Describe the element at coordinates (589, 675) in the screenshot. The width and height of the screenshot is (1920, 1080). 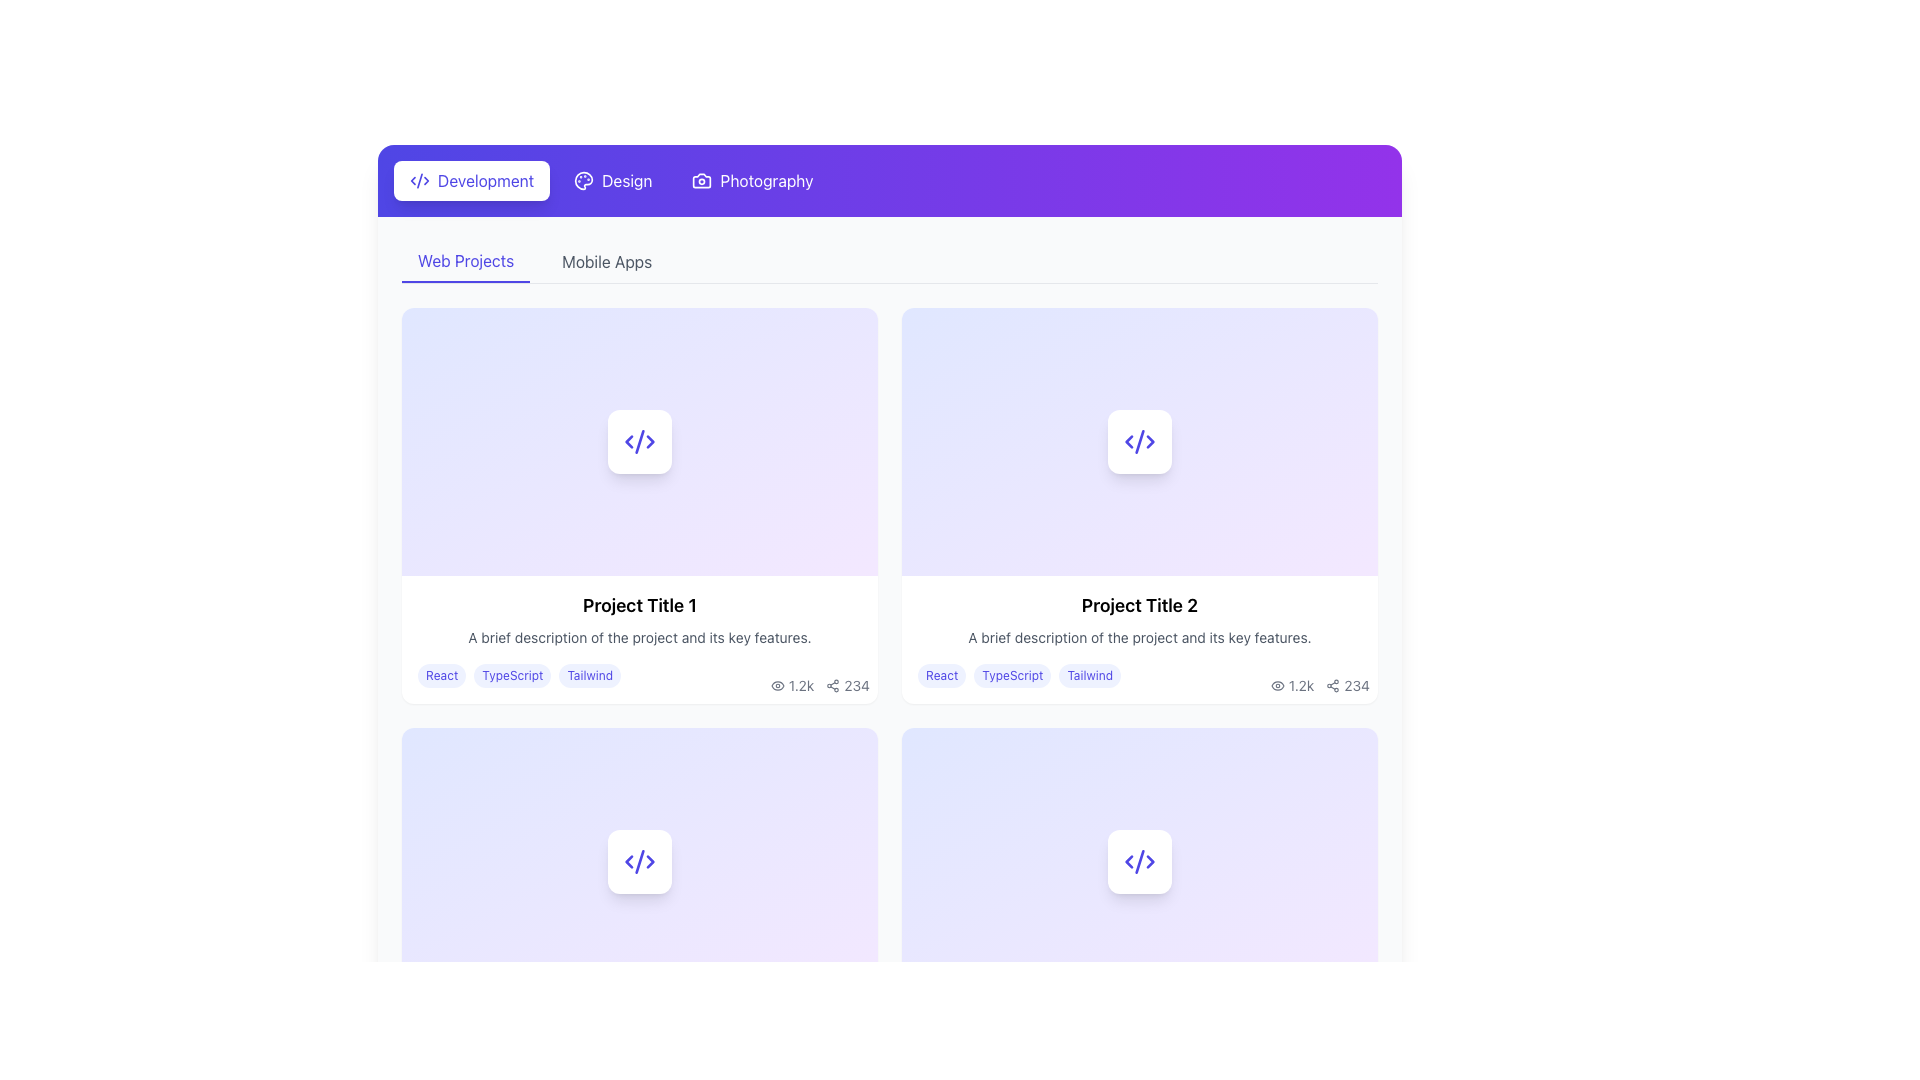
I see `the 'Tailwind' badge, which is a small pill-shaped badge with a light indigo background and indigo text, located below the 'Project Title 1' section in the first card on the left` at that location.